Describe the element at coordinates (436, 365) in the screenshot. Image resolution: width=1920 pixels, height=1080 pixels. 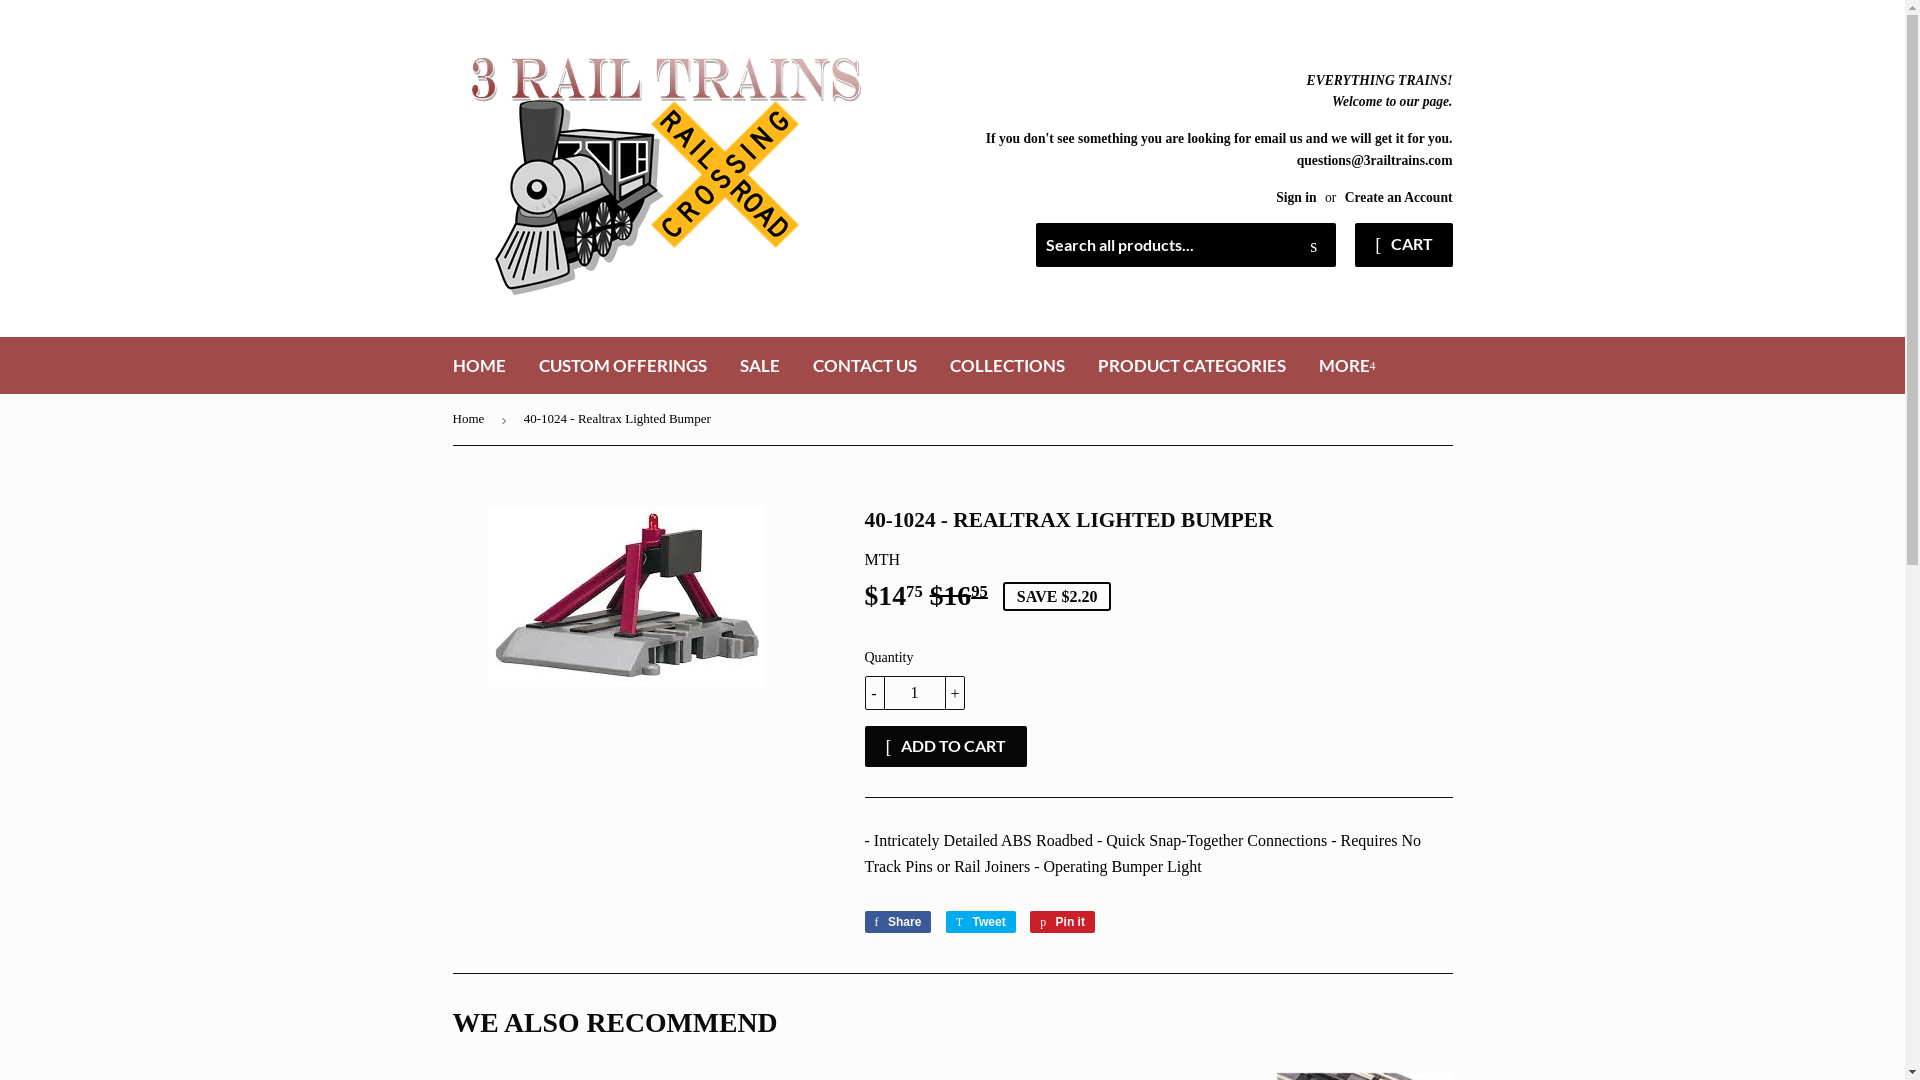
I see `'HOME'` at that location.